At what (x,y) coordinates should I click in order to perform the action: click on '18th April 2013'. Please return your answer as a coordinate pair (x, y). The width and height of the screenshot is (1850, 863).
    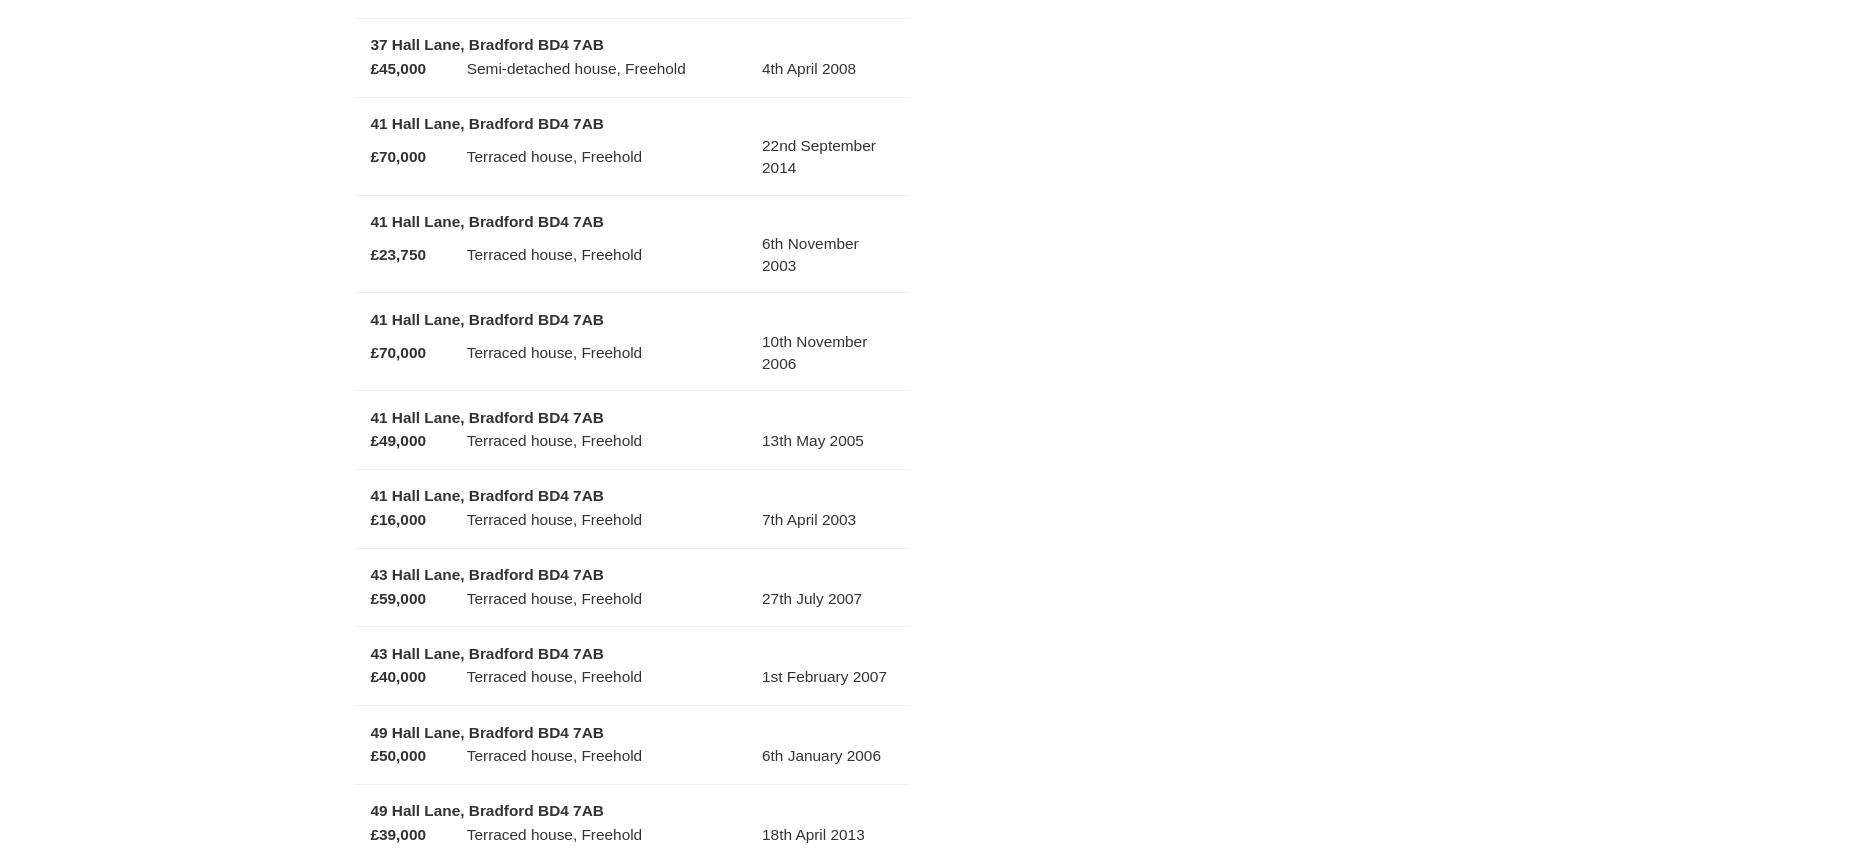
    Looking at the image, I should click on (813, 832).